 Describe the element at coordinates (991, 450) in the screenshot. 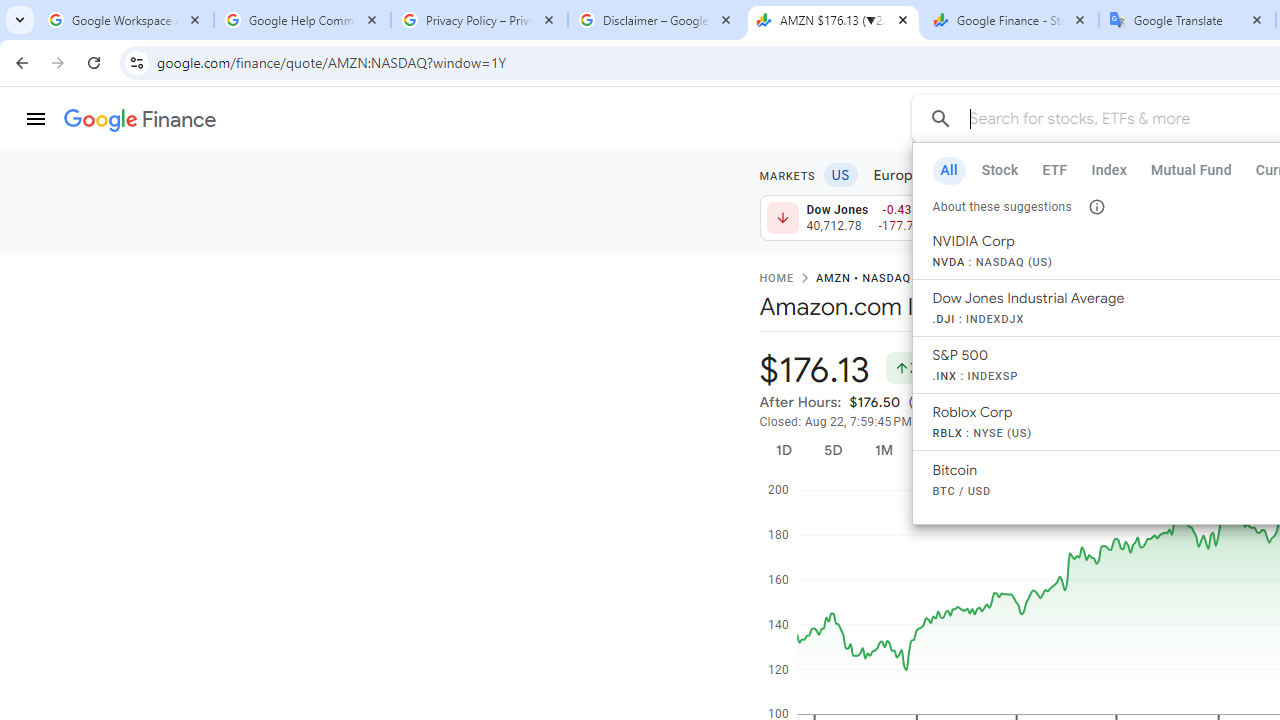

I see `'YTD'` at that location.